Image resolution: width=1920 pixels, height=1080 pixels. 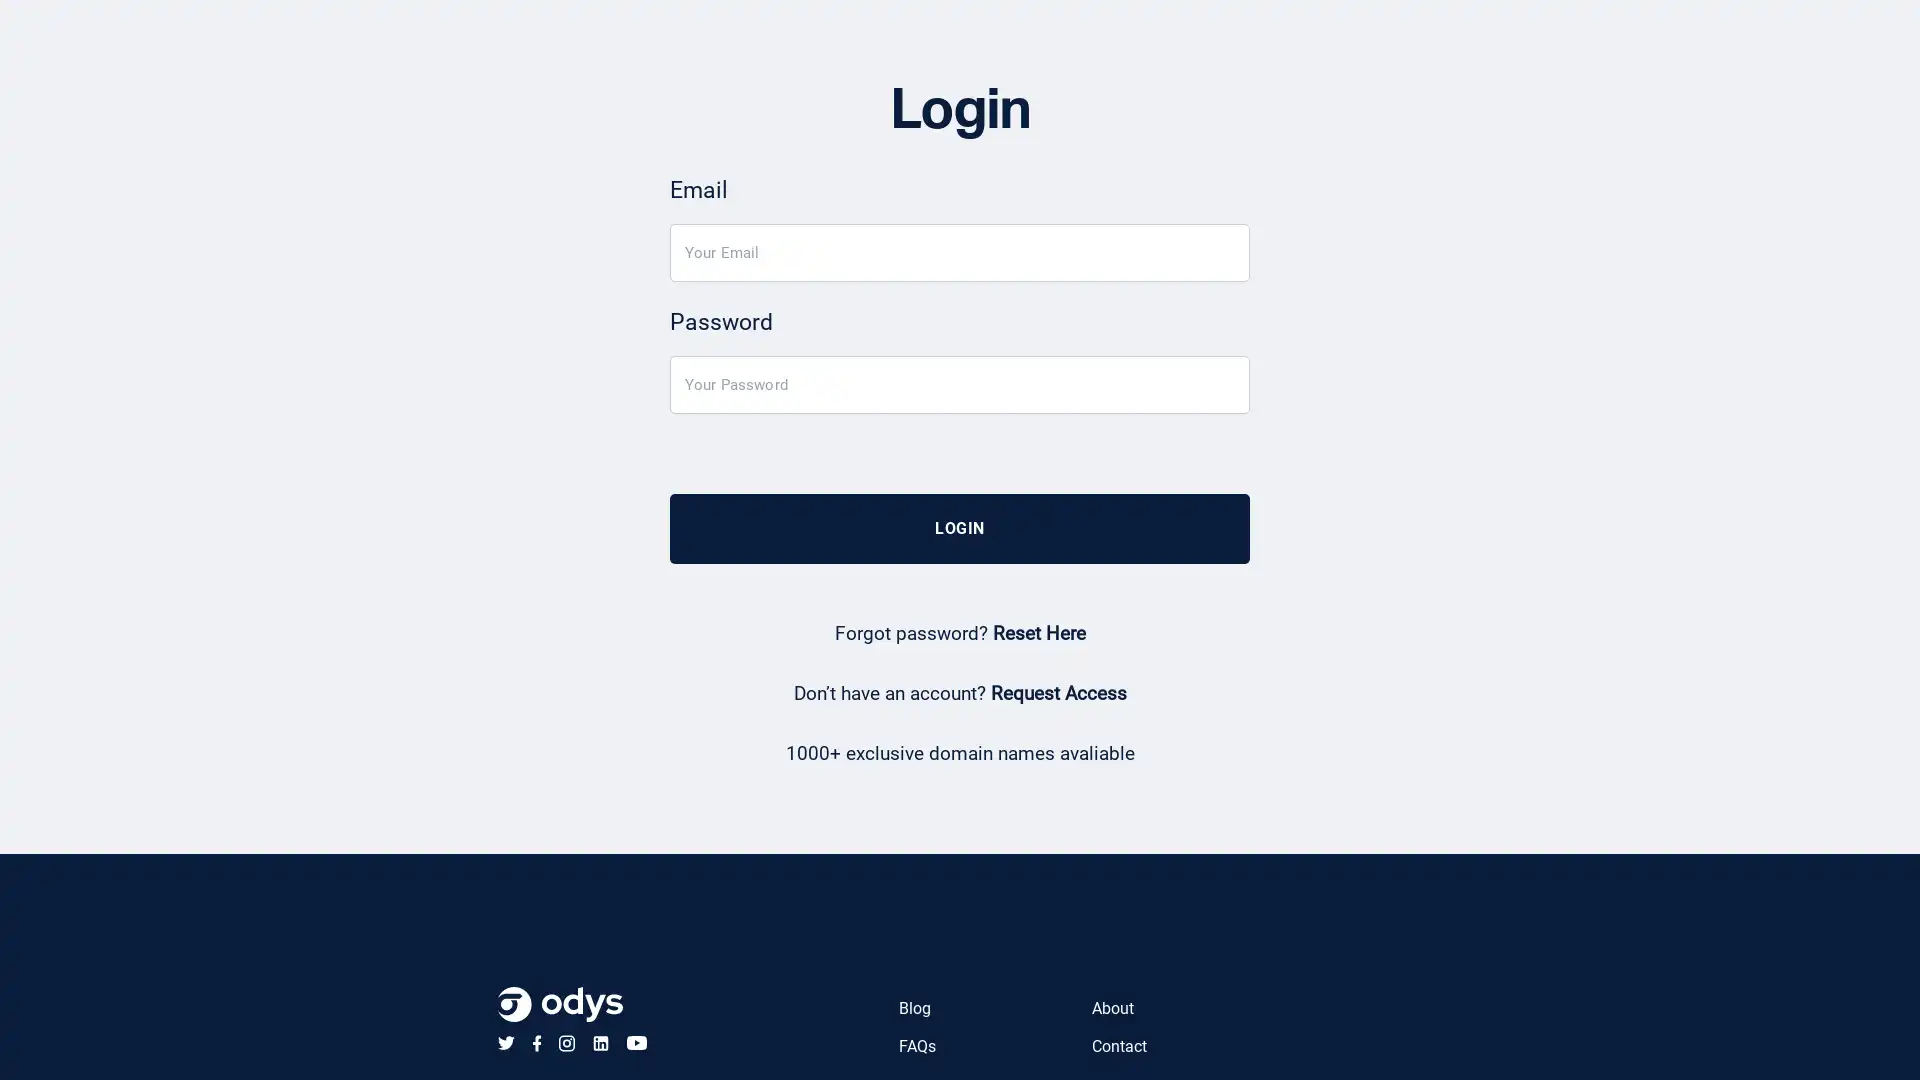 I want to click on LOGIN, so click(x=960, y=527).